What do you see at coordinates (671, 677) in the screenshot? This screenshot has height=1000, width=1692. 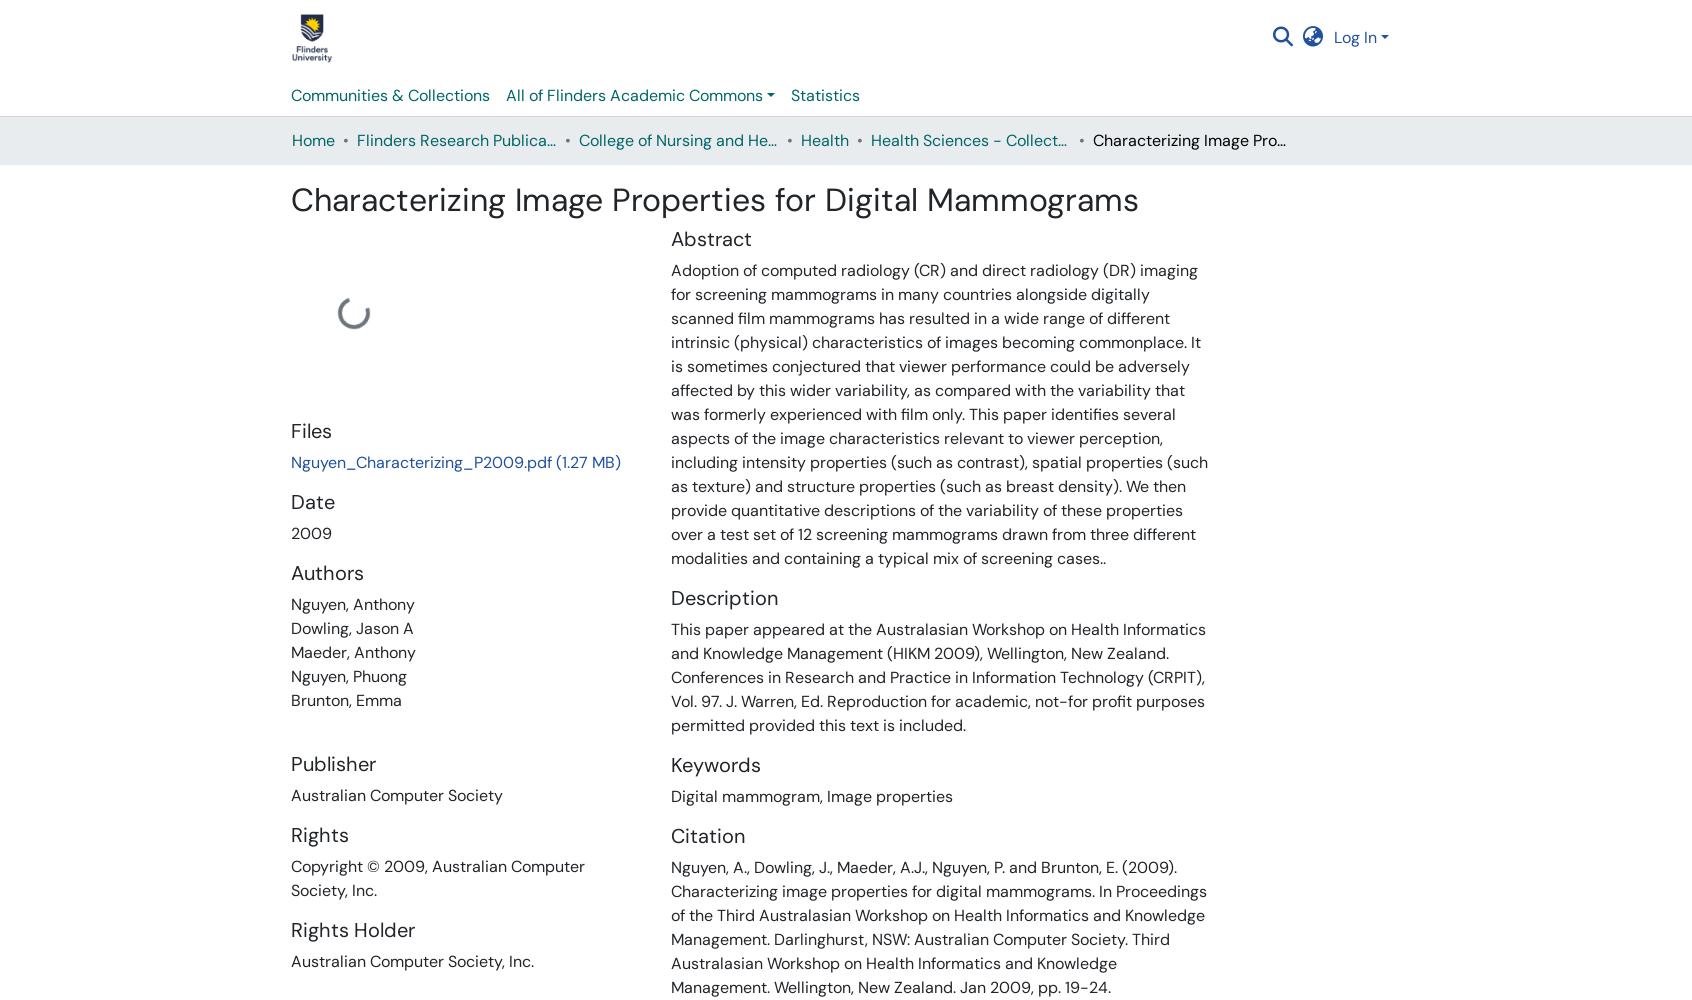 I see `'This paper appeared at the Australasian Workshop on Health Informatics and Knowledge Management (HIKM 2009), Wellington, New Zealand. Conferences in Research and Practice in Information Technology (CRPIT), Vol. 97. J. Warren, Ed. Reproduction for academic, not-for profit purposes permitted provided this text is included.'` at bounding box center [671, 677].